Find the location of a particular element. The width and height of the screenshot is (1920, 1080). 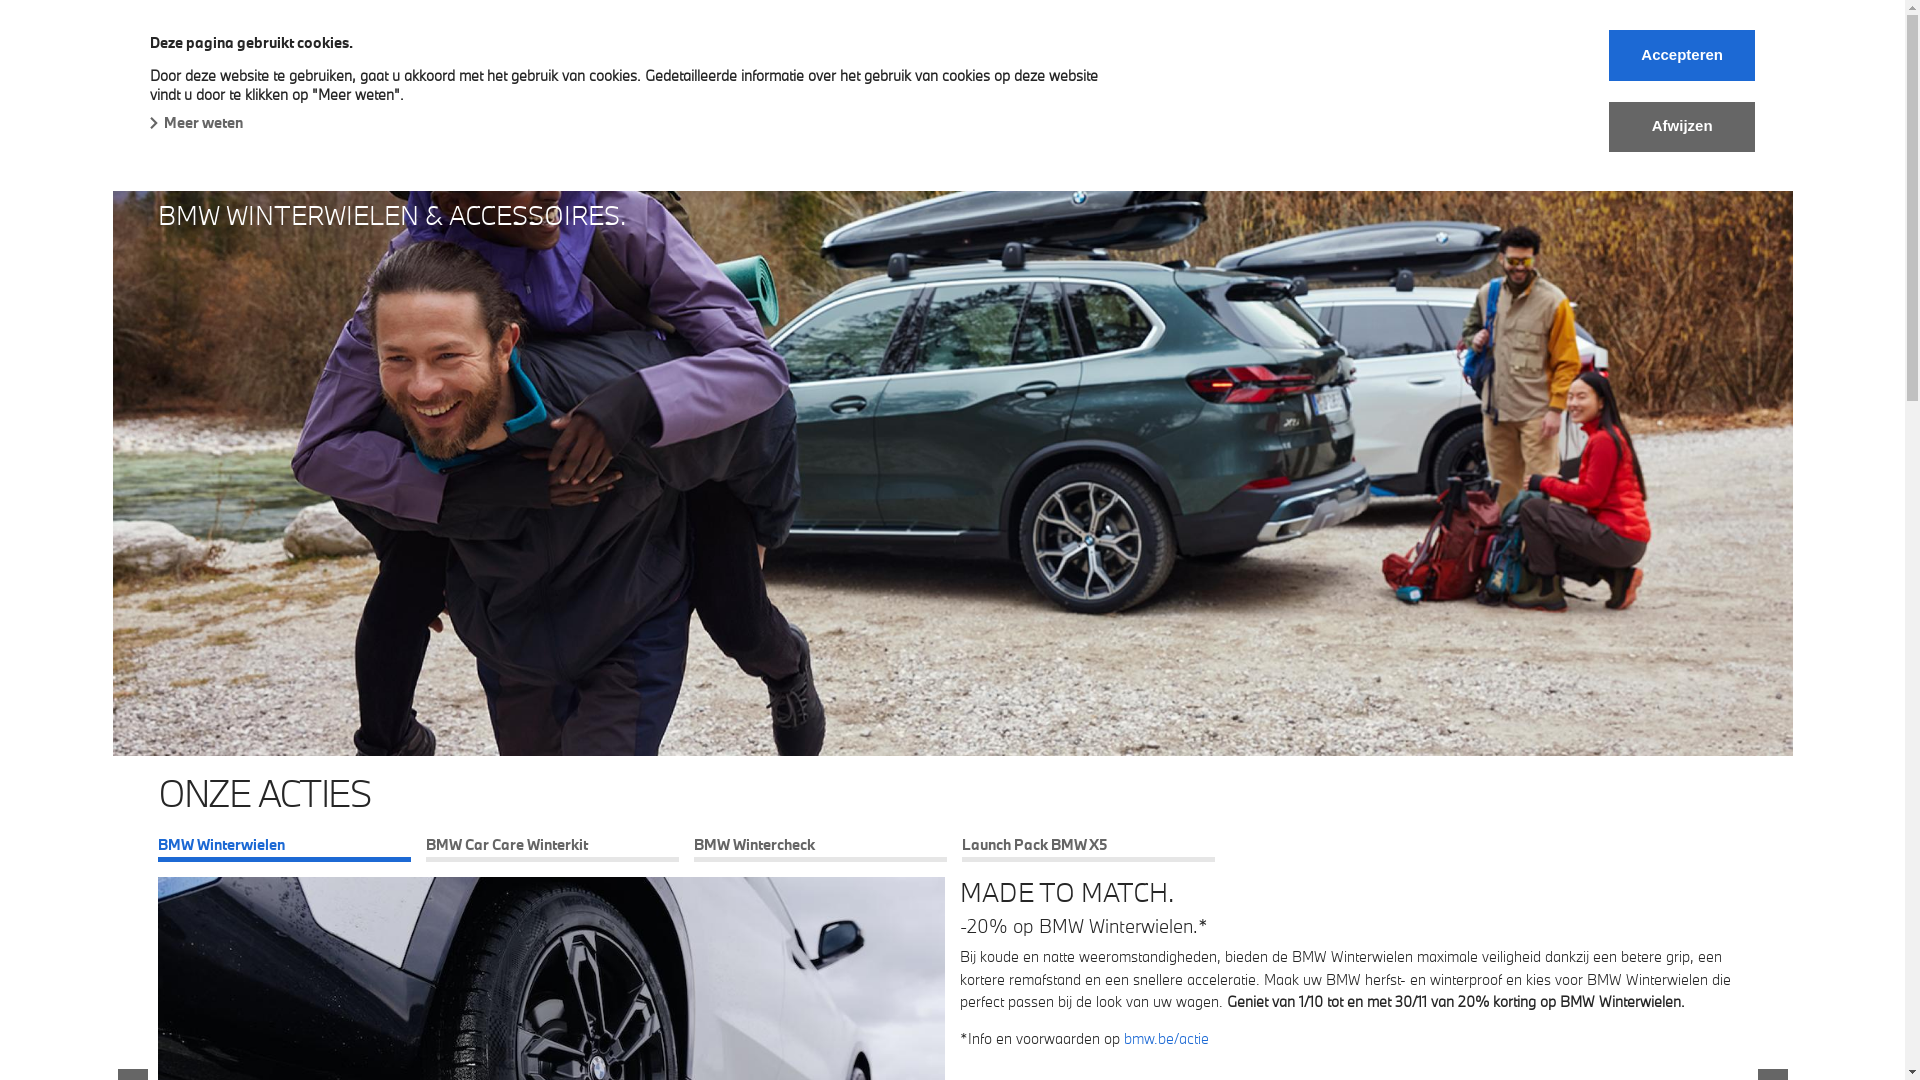

'BMW Winterwielen' is located at coordinates (283, 849).